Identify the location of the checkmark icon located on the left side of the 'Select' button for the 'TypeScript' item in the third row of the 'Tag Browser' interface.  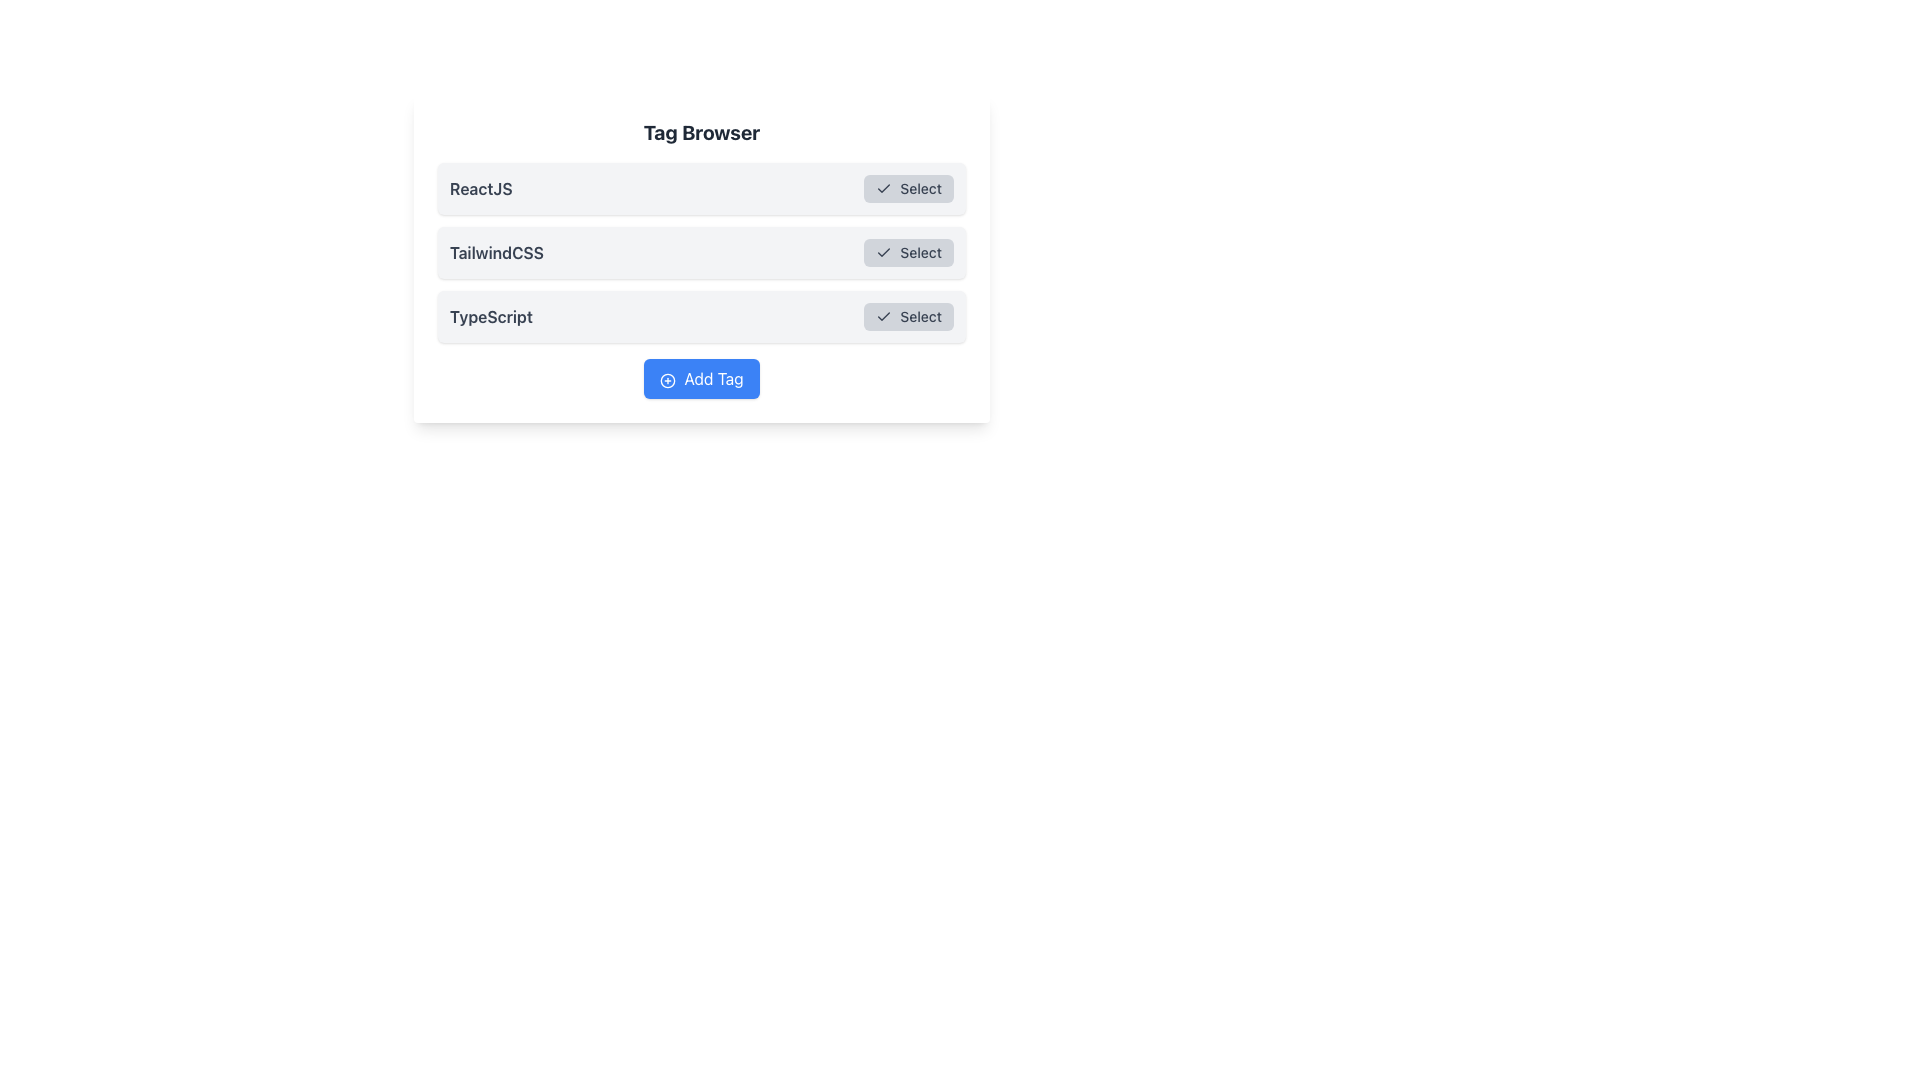
(883, 315).